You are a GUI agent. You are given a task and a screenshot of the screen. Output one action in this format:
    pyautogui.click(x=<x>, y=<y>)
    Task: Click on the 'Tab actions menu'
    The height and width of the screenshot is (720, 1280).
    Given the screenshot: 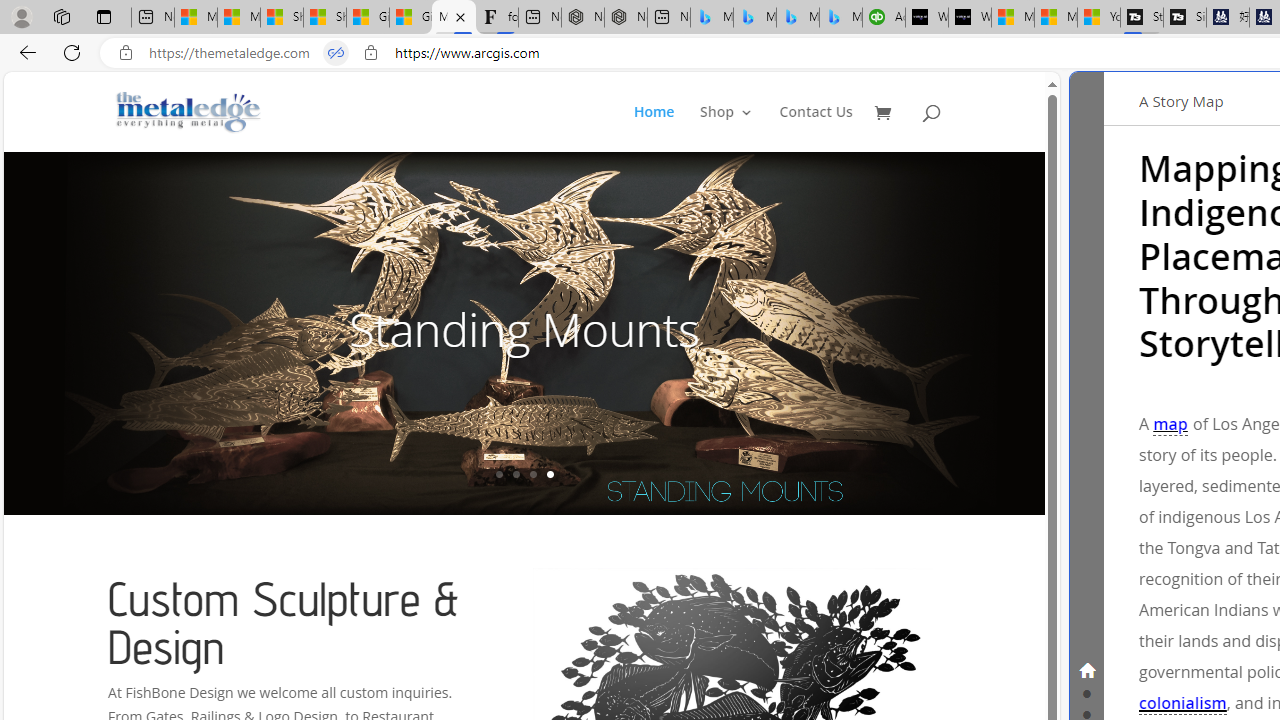 What is the action you would take?
    pyautogui.click(x=103, y=16)
    